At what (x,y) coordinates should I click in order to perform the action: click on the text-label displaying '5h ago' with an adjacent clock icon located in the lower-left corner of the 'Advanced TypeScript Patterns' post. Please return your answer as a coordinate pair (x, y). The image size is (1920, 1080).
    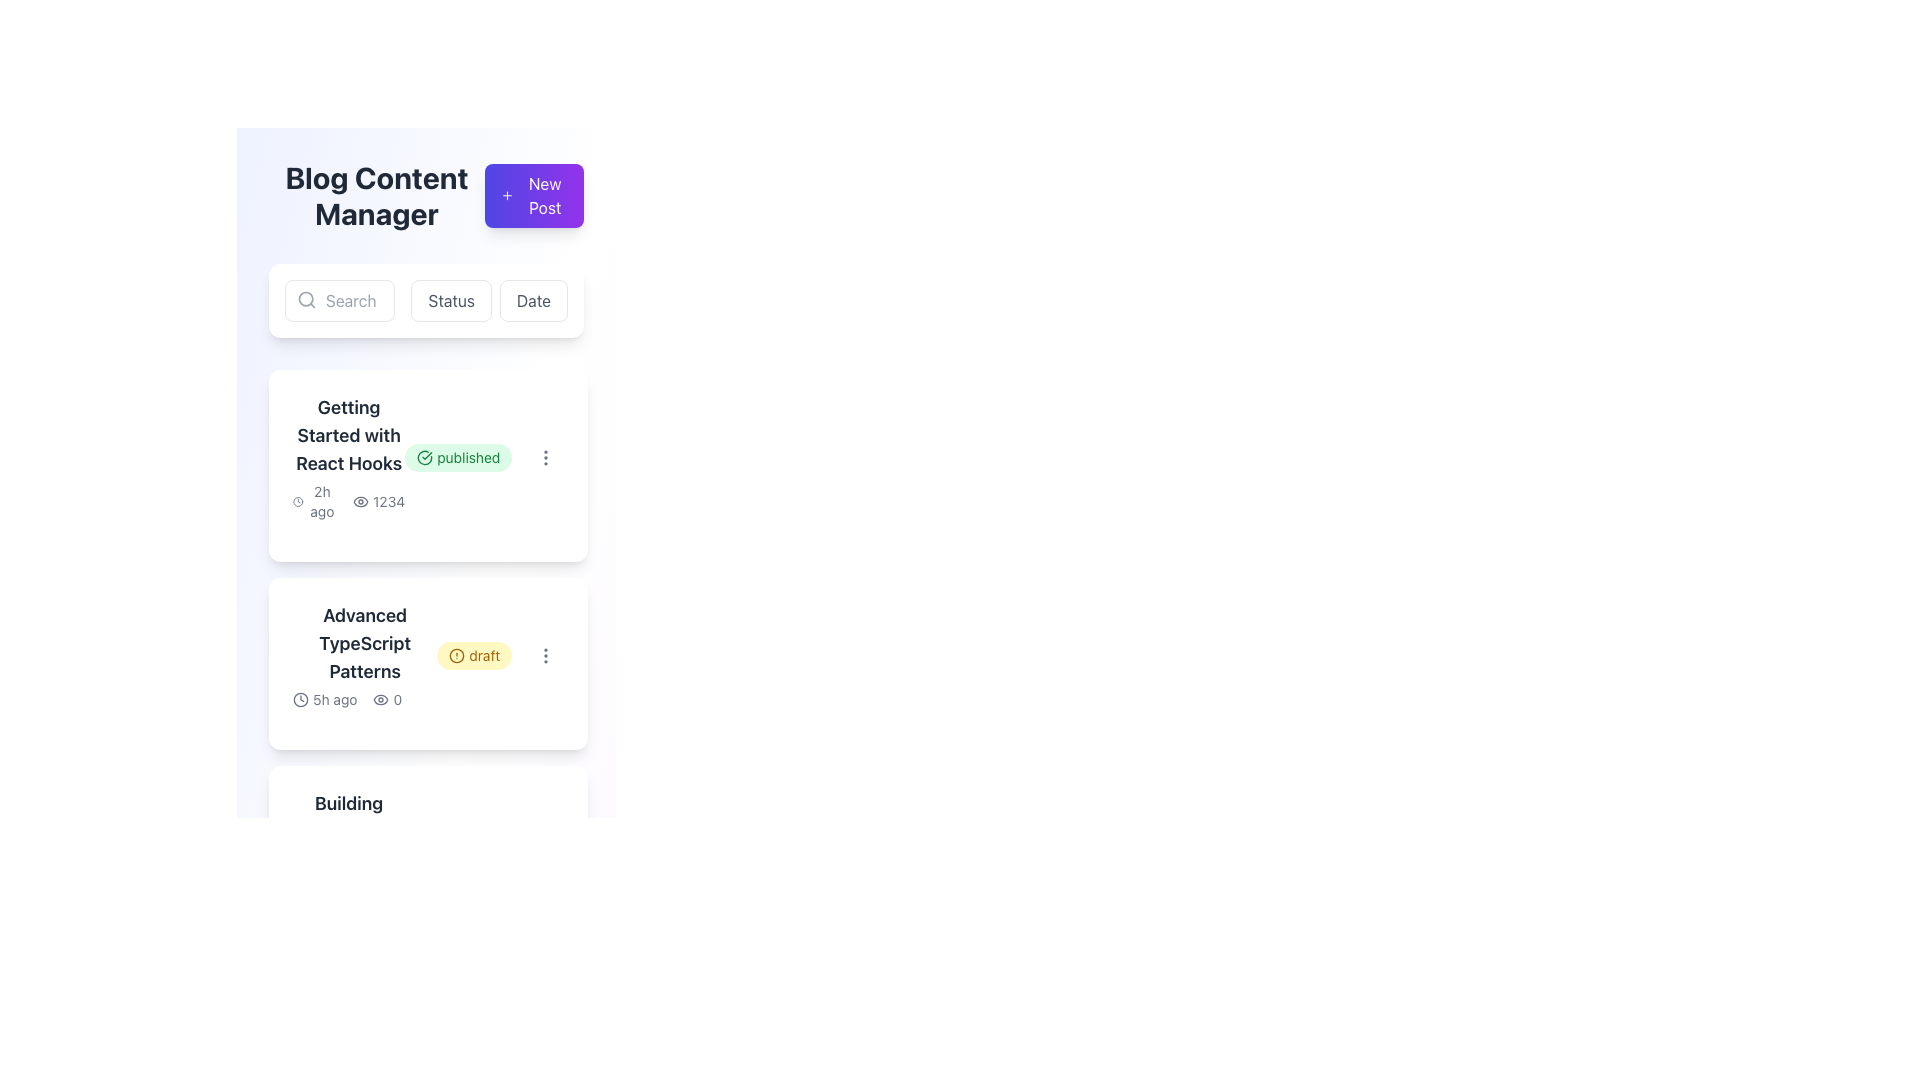
    Looking at the image, I should click on (325, 698).